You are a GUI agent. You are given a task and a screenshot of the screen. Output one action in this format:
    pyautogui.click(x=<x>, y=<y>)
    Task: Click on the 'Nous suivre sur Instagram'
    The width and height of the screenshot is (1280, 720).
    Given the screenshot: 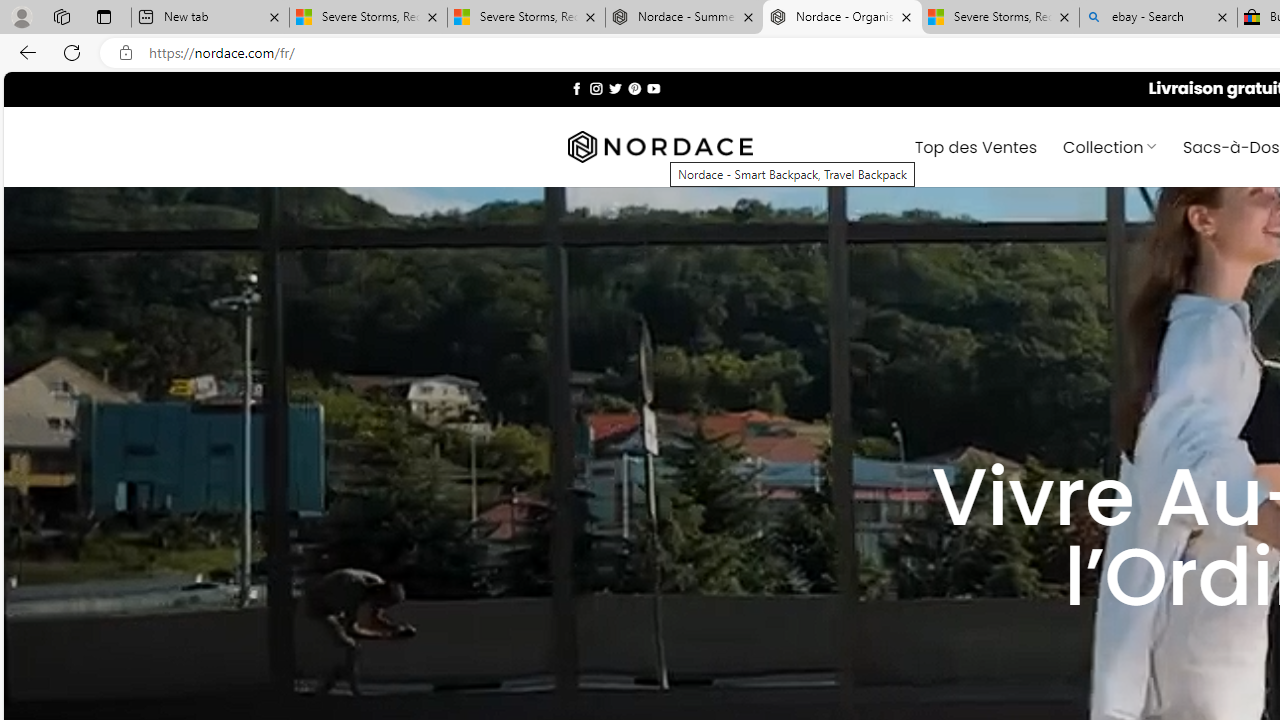 What is the action you would take?
    pyautogui.click(x=595, y=87)
    